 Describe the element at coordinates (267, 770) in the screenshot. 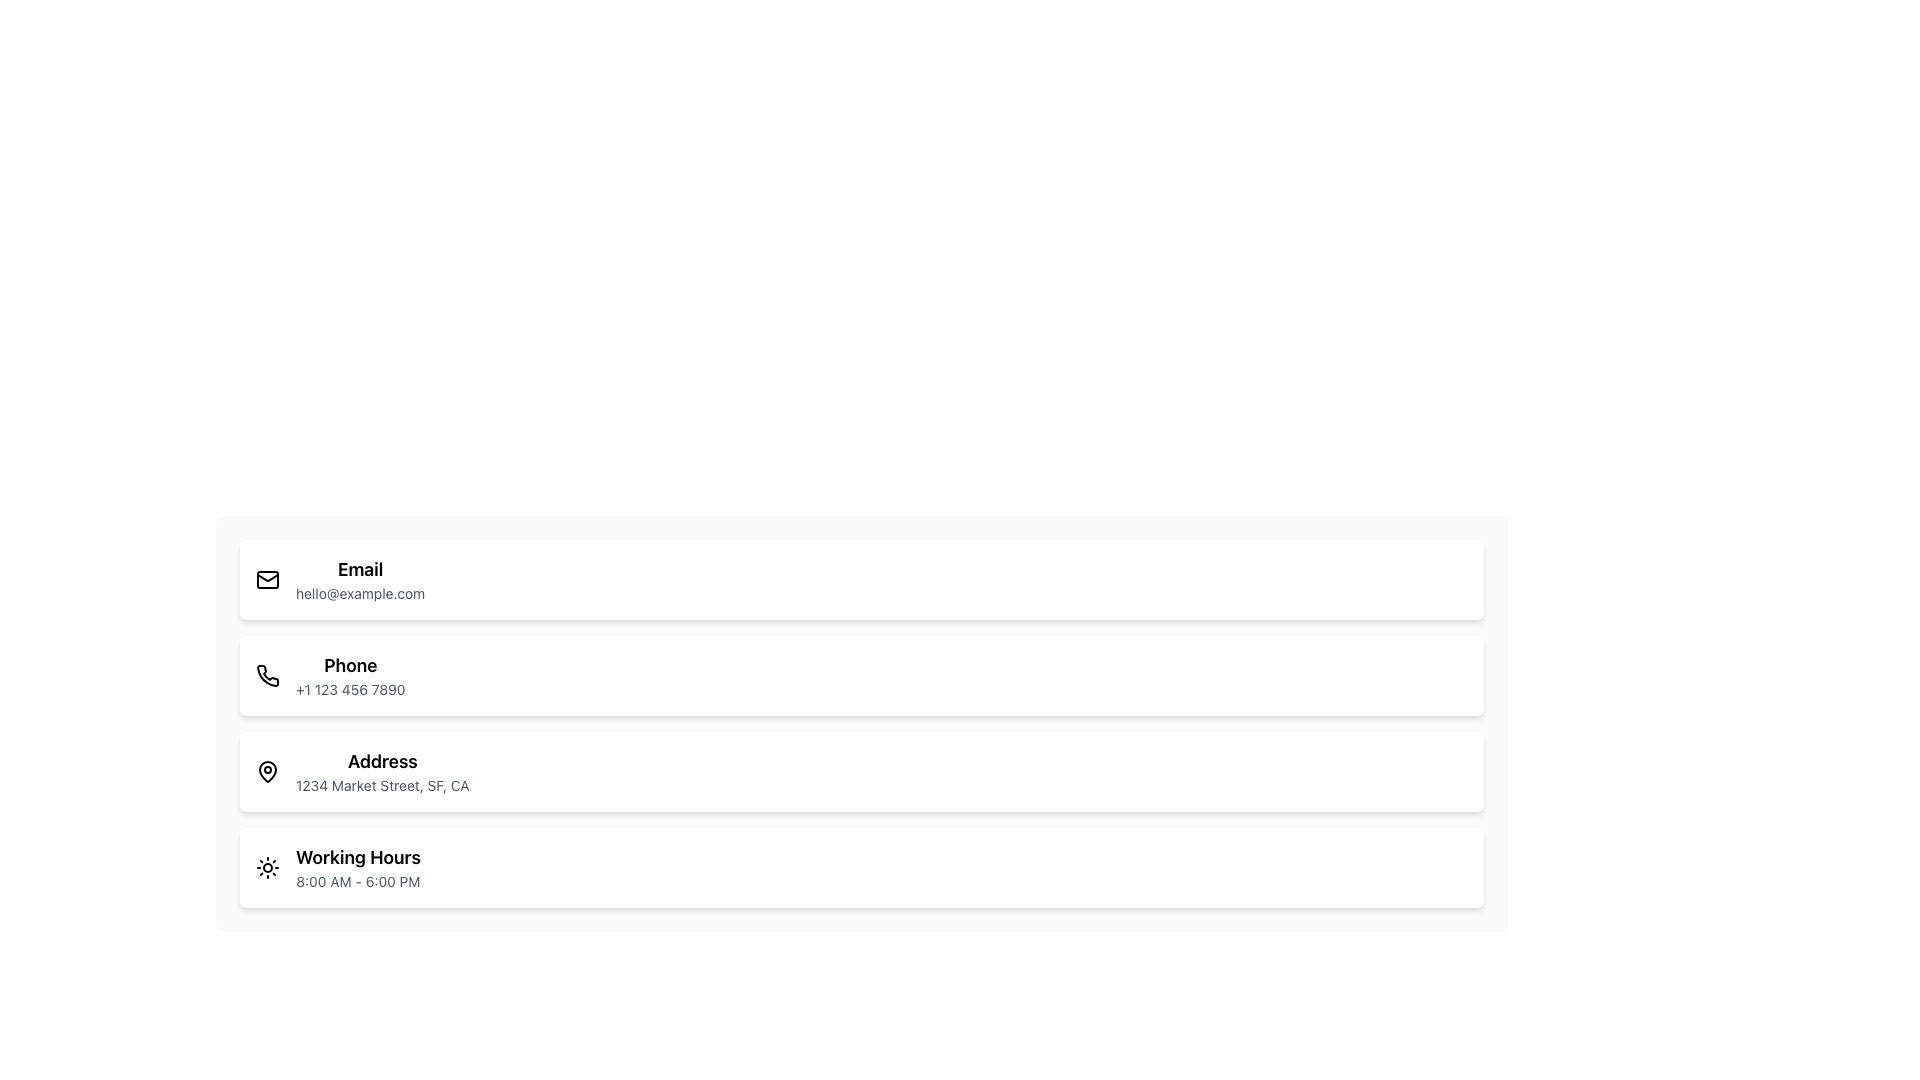

I see `the heart shape inside the map pin icon, which is located to the left of the 'Address' contact information item in the third row of the contact details card` at that location.